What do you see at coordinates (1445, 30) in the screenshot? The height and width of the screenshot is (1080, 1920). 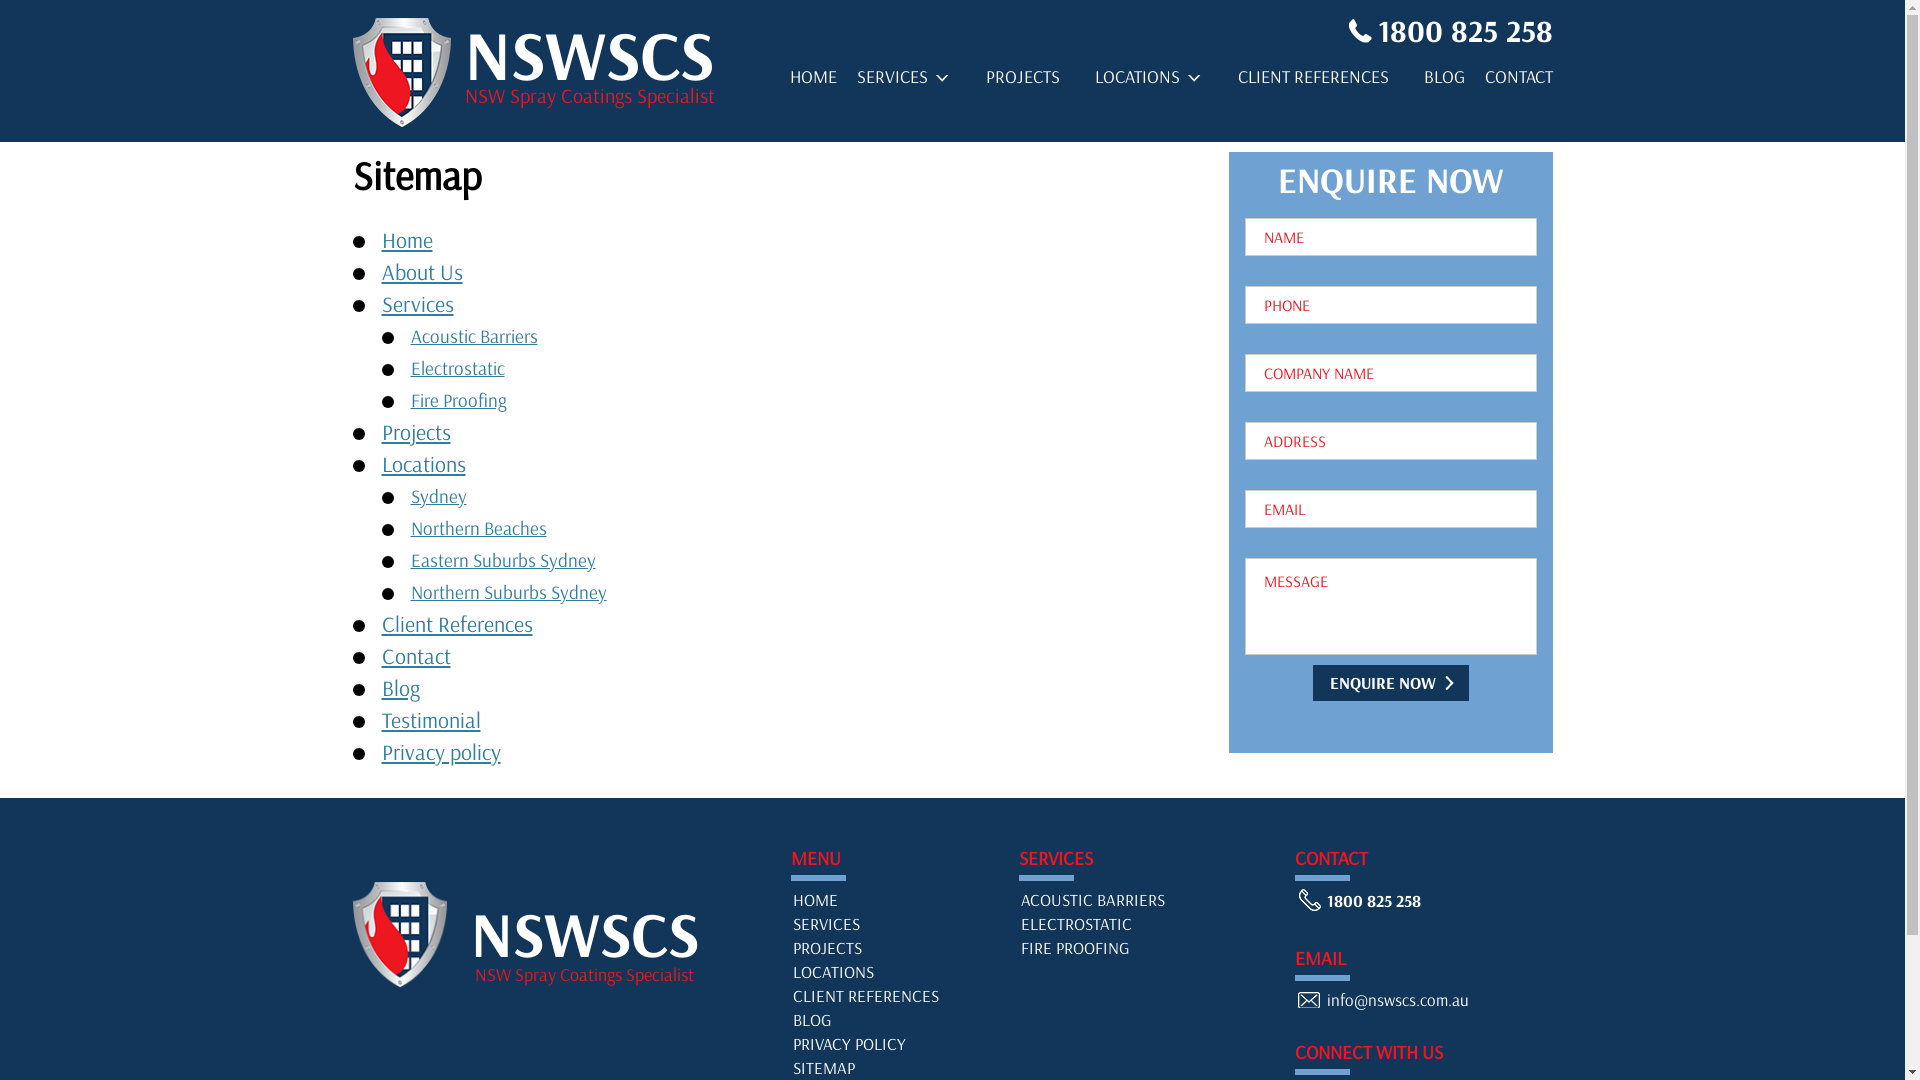 I see `'1800 825 258'` at bounding box center [1445, 30].